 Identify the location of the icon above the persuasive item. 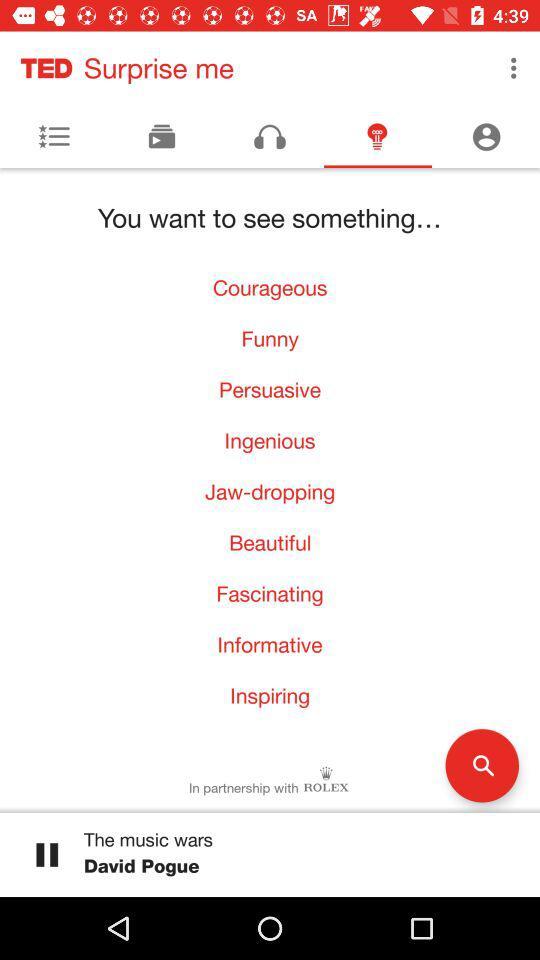
(270, 338).